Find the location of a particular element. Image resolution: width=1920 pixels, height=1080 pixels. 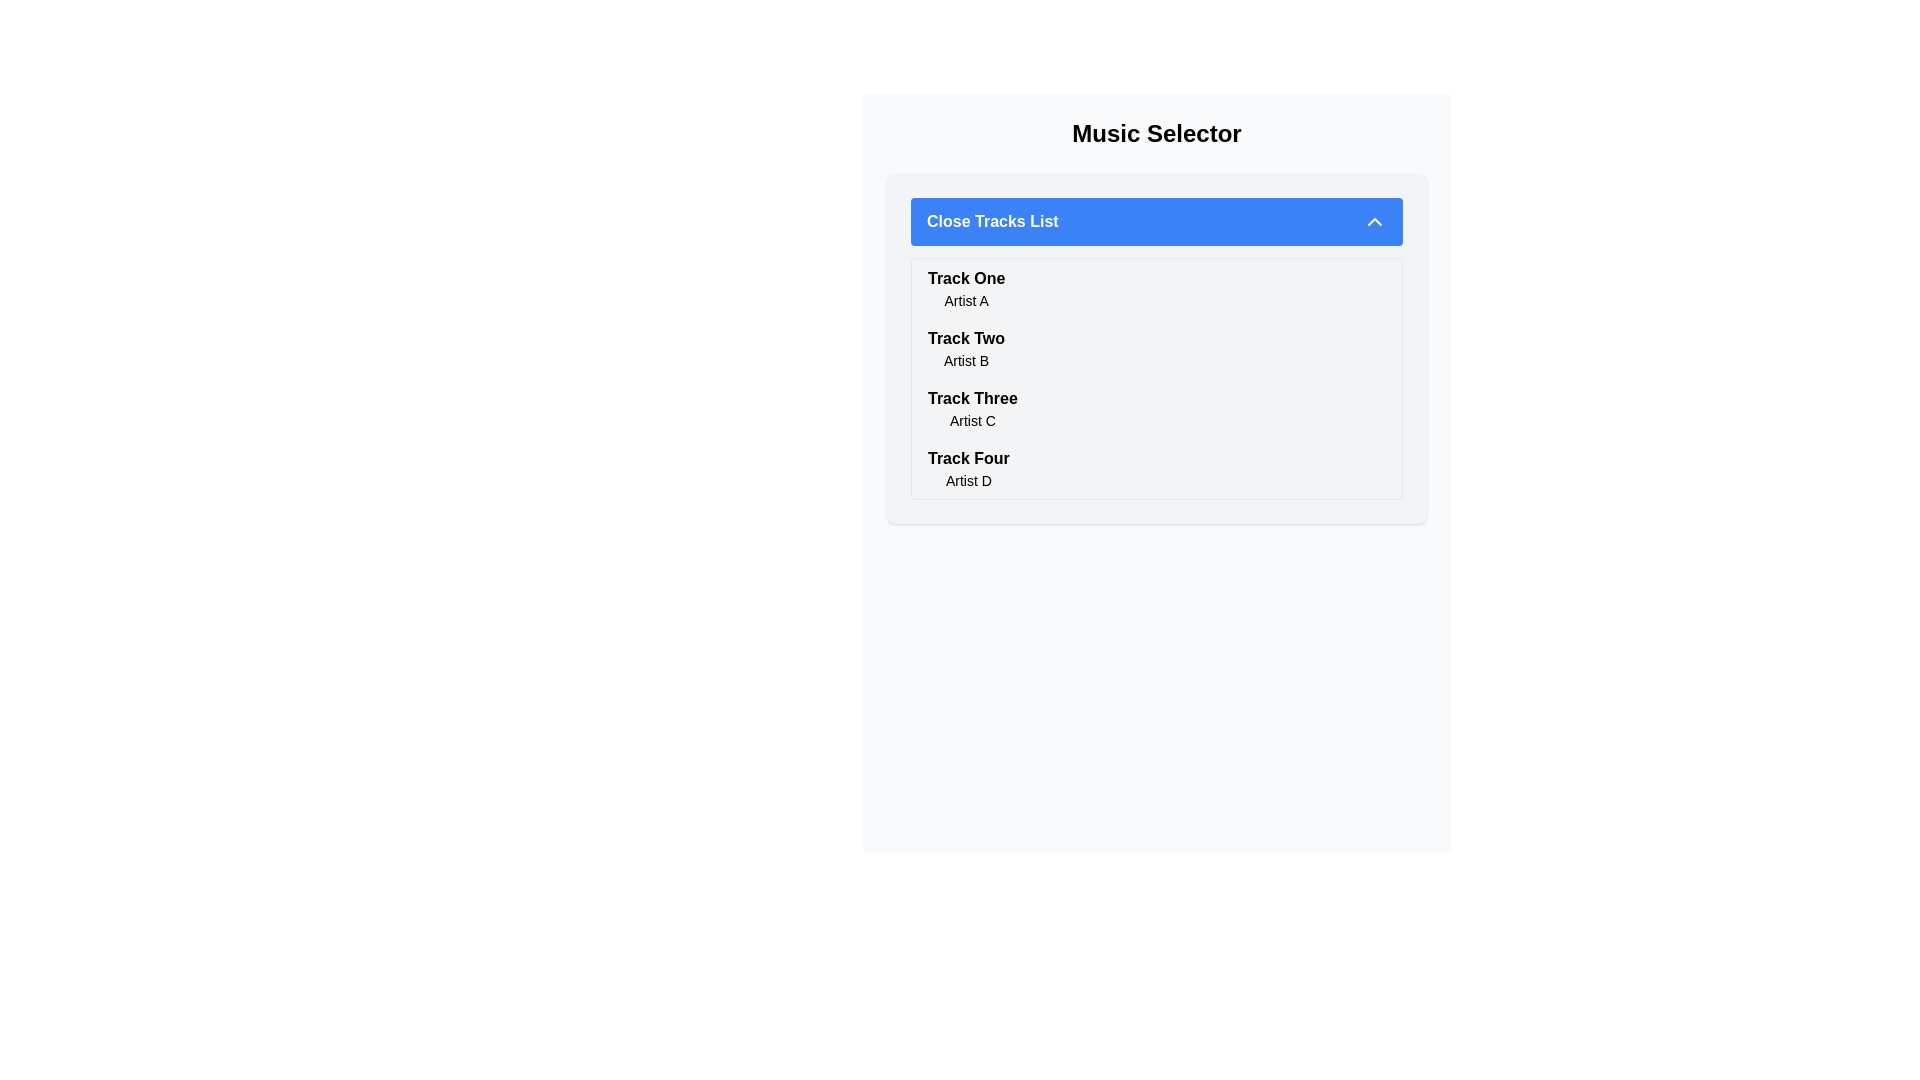

the text label displaying 'Artist C', which is located below the track title 'Track Three' in the music track list interface is located at coordinates (972, 419).